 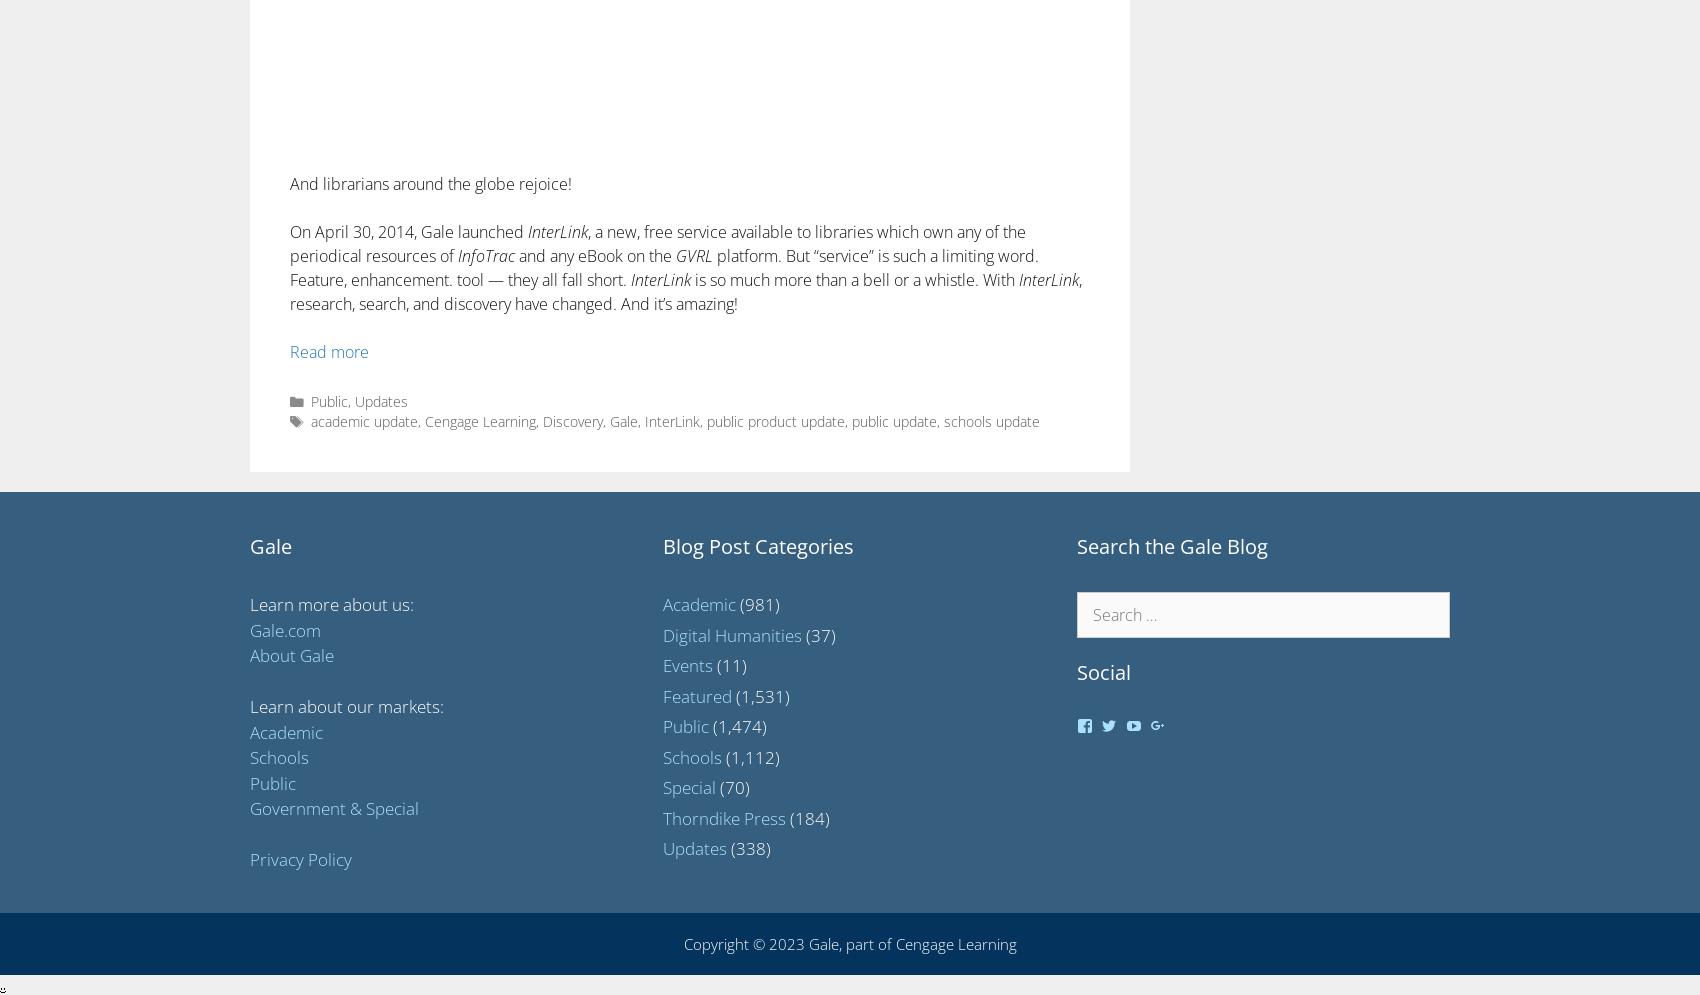 I want to click on 'Copyright © 2023 Gale, part of Cengage Learning', so click(x=848, y=942).